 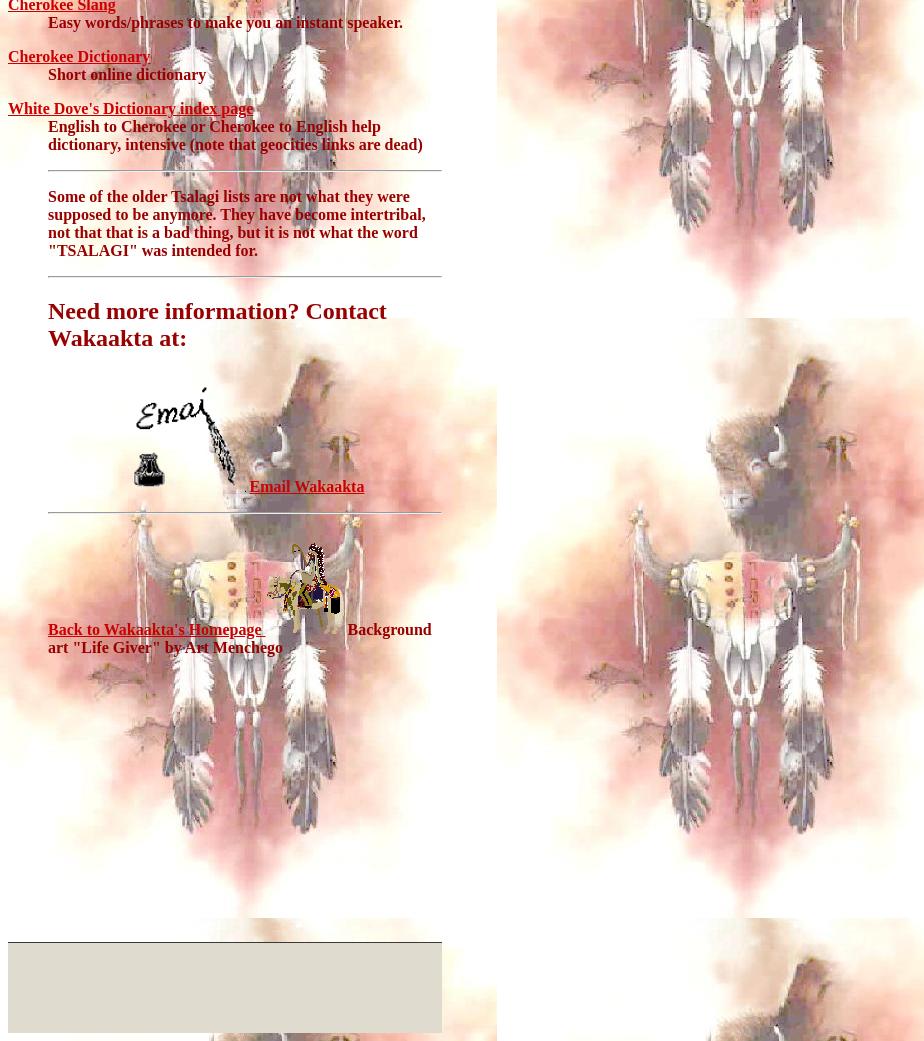 What do you see at coordinates (238, 637) in the screenshot?
I see `'Background art "Life Giver" by Art Menchego'` at bounding box center [238, 637].